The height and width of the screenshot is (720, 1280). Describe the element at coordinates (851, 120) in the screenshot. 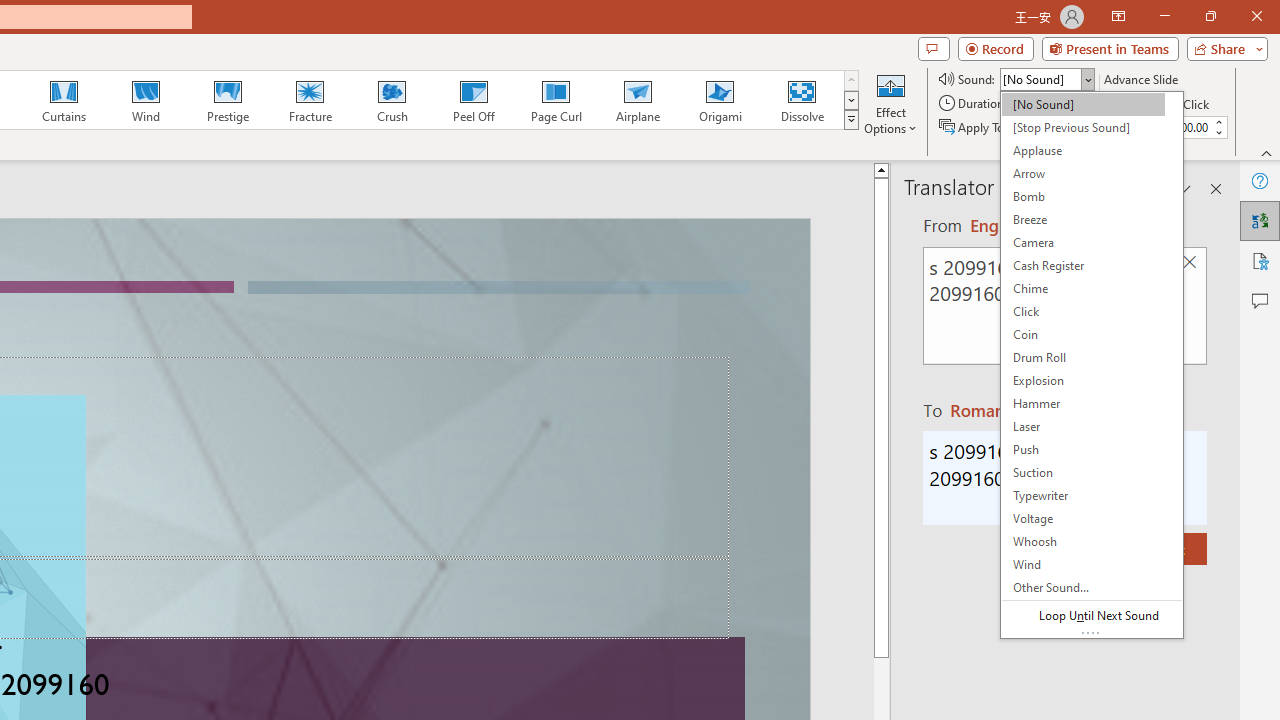

I see `'Transition Effects'` at that location.